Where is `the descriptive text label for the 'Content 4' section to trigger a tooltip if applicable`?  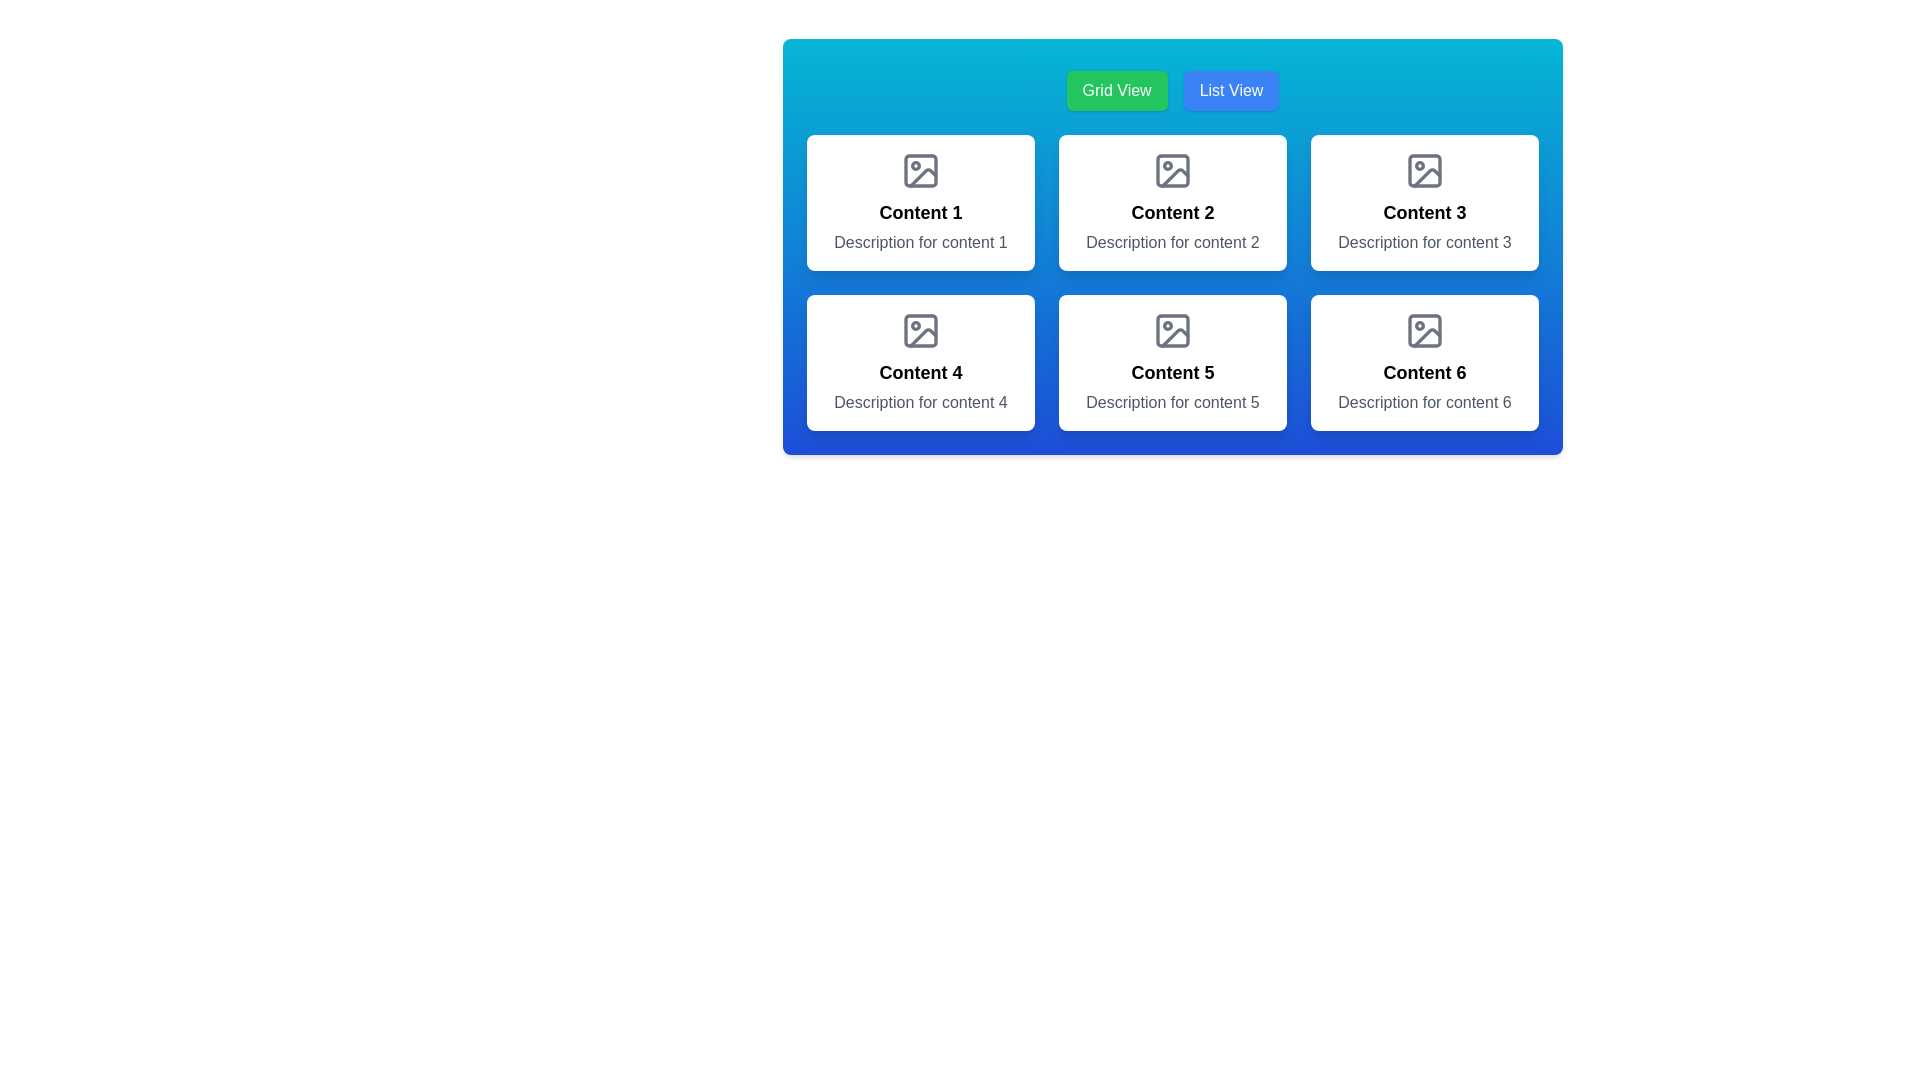 the descriptive text label for the 'Content 4' section to trigger a tooltip if applicable is located at coordinates (920, 402).